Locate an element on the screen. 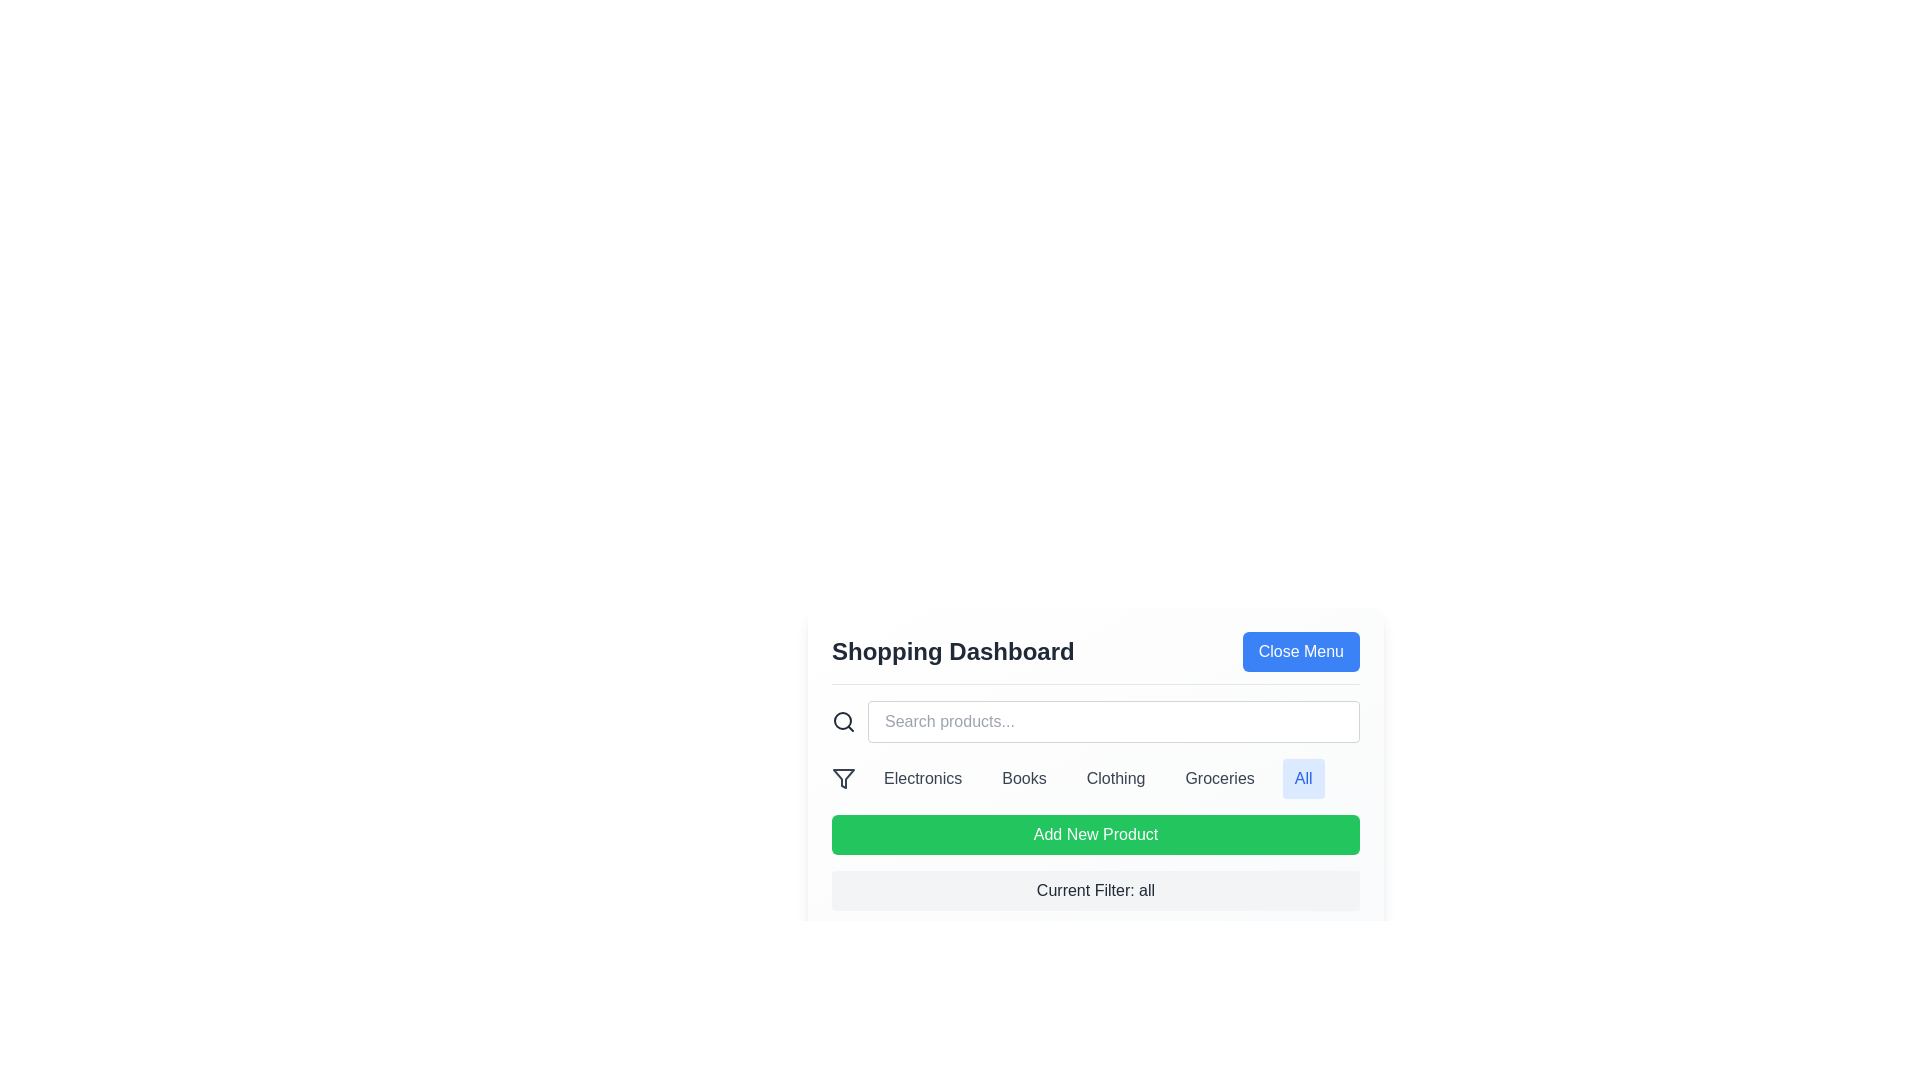 The height and width of the screenshot is (1080, 1920). the SVG circle that represents the lens part of the magnifying glass icon located at the top-left corner of the main content area is located at coordinates (843, 721).